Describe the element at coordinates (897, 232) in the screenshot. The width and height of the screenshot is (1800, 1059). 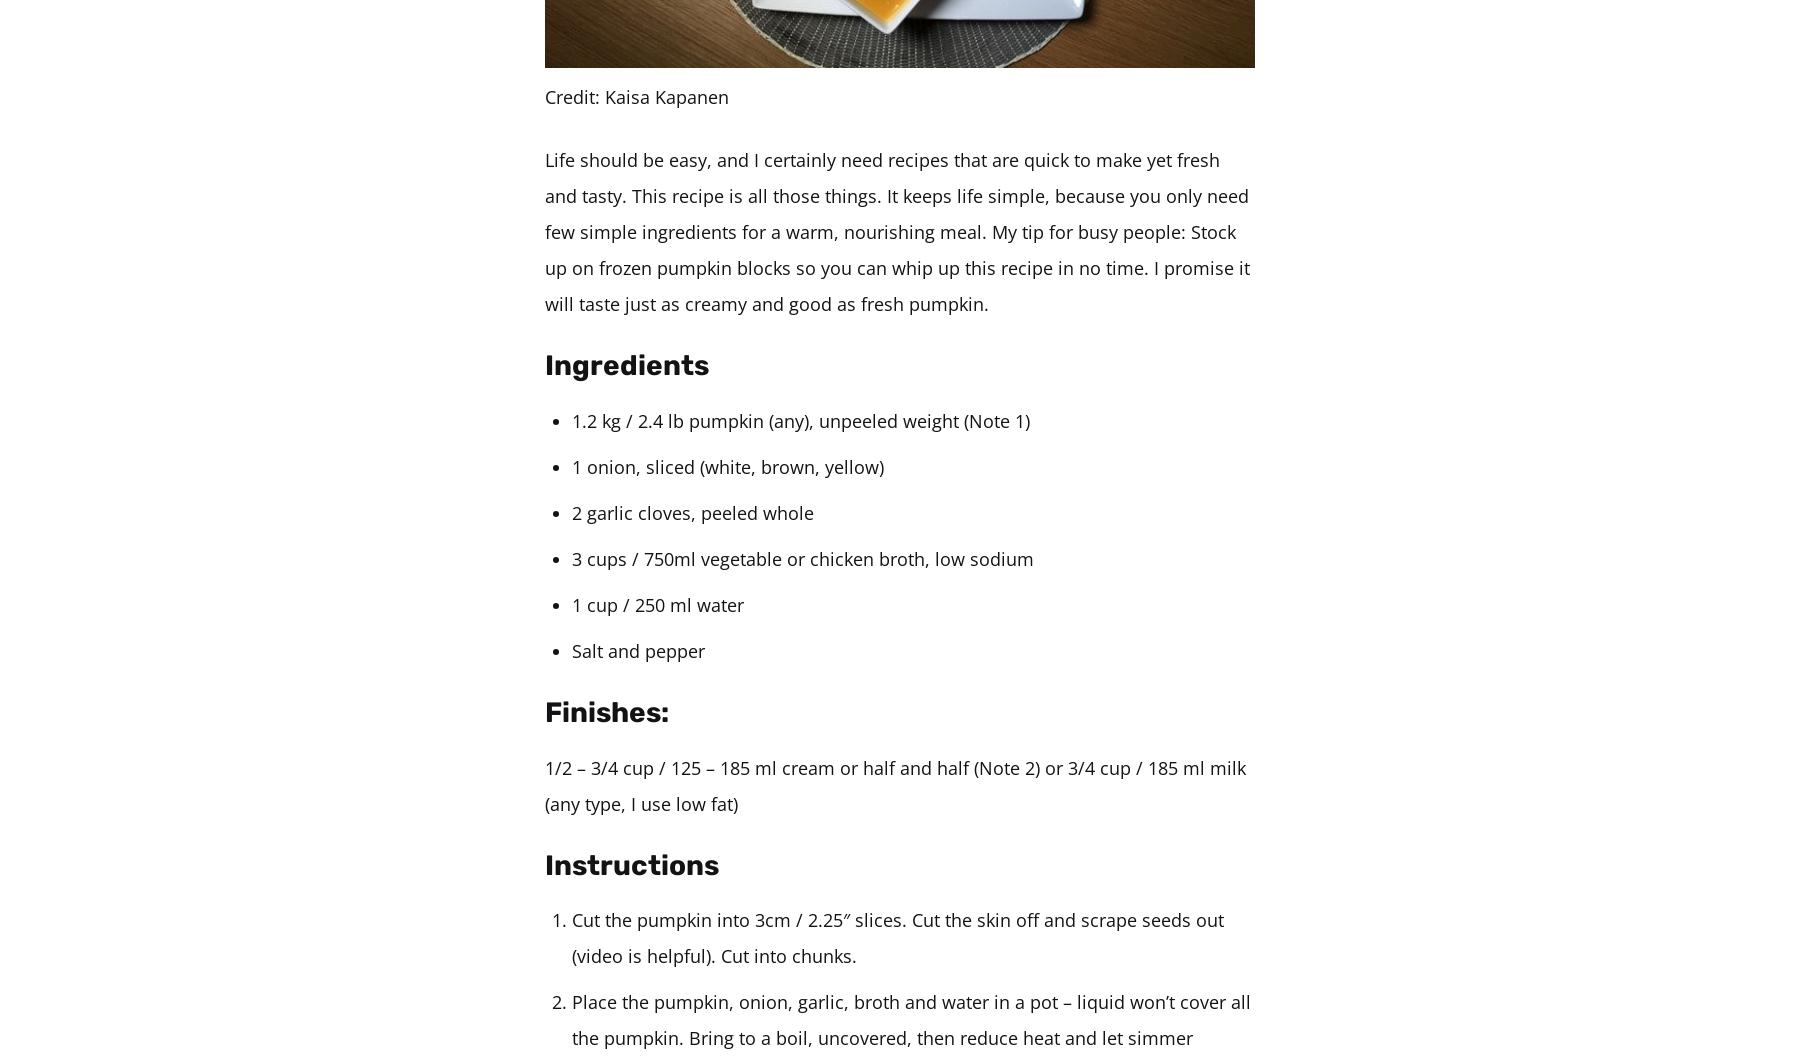
I see `'Life should be easy, and I certainly need recipes that are quick to make yet fresh and tasty. This recipe is all those things. It keeps life simple, because you only need few simple ingredients for a warm, nourishing meal. My tip for busy people: Stock up on frozen pumpkin blocks so you can whip up this recipe in no time. I promise it will taste just as creamy and good as fresh pumpkin.'` at that location.